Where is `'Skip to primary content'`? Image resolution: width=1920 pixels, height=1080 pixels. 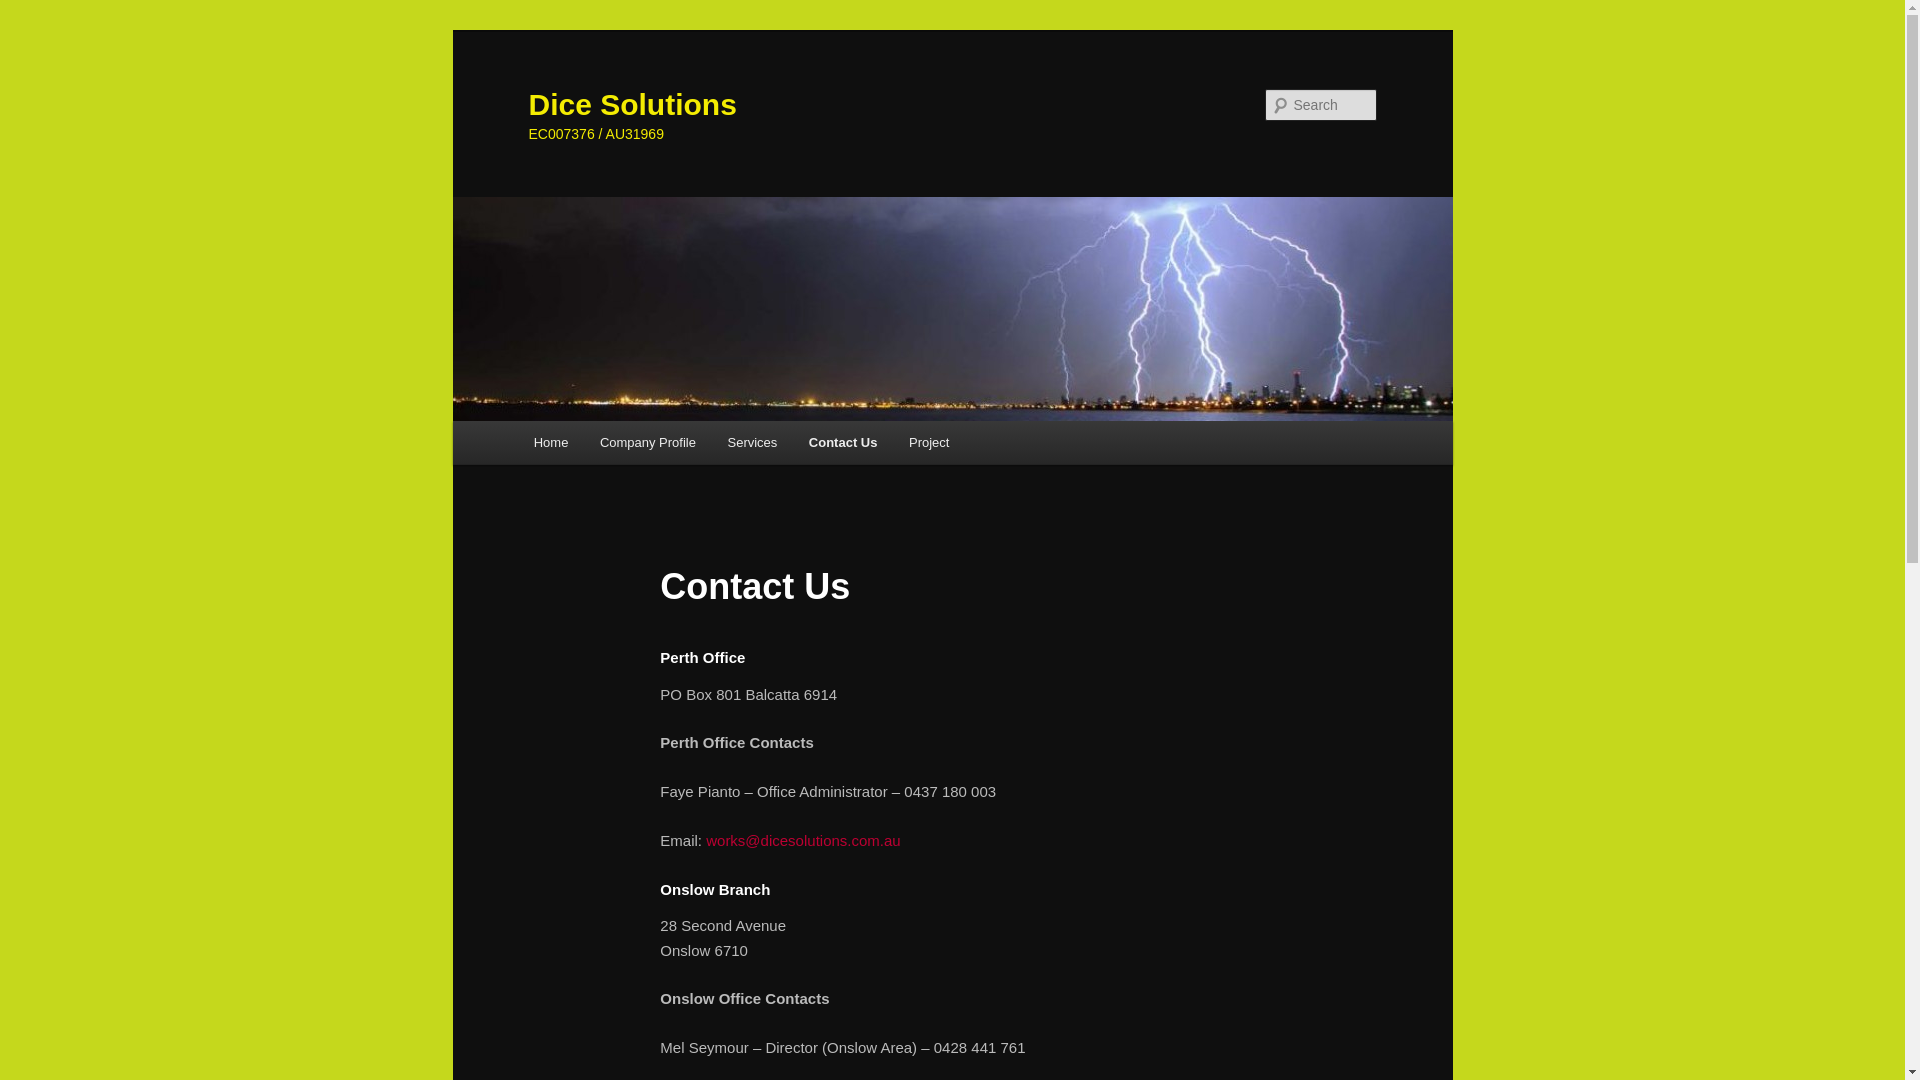 'Skip to primary content' is located at coordinates (30, 30).